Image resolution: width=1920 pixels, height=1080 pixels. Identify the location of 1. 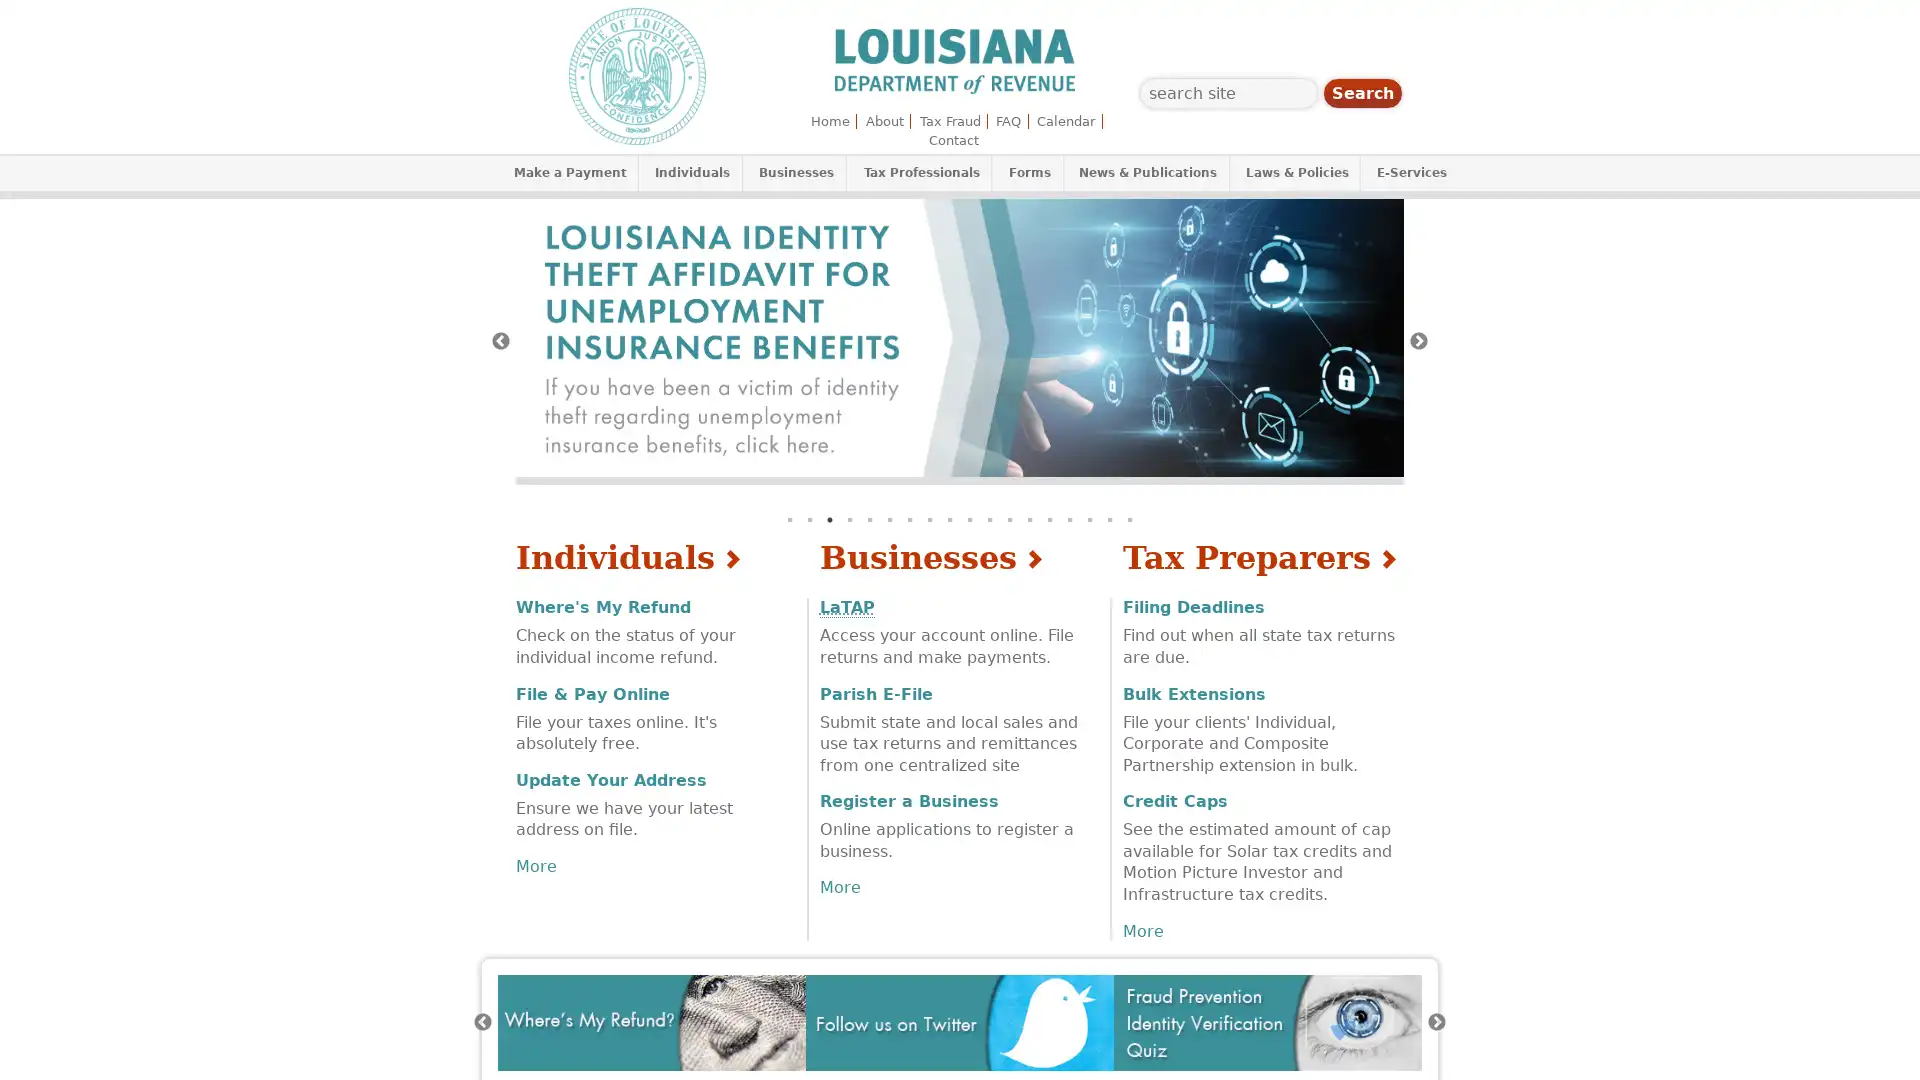
(789, 519).